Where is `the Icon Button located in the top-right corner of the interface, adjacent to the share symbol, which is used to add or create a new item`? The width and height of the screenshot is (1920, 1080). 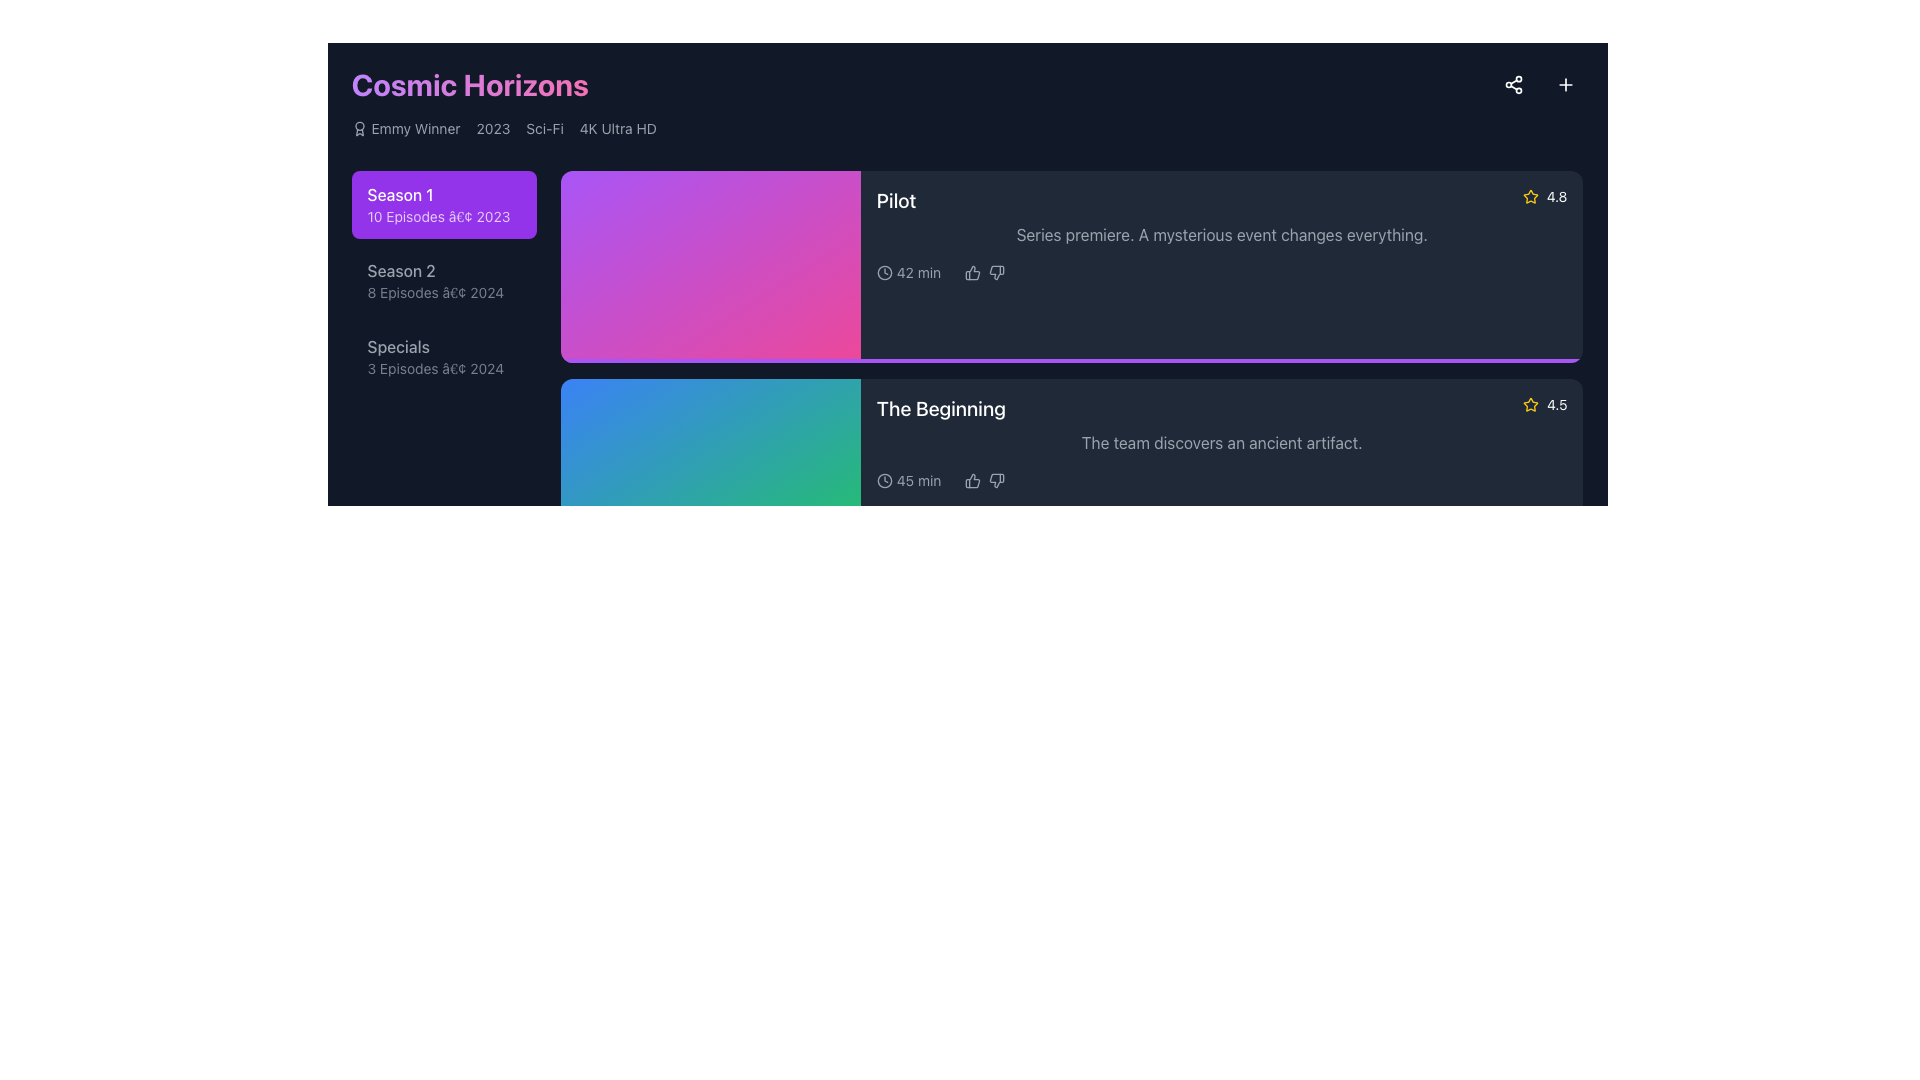
the Icon Button located in the top-right corner of the interface, adjacent to the share symbol, which is used to add or create a new item is located at coordinates (1564, 83).